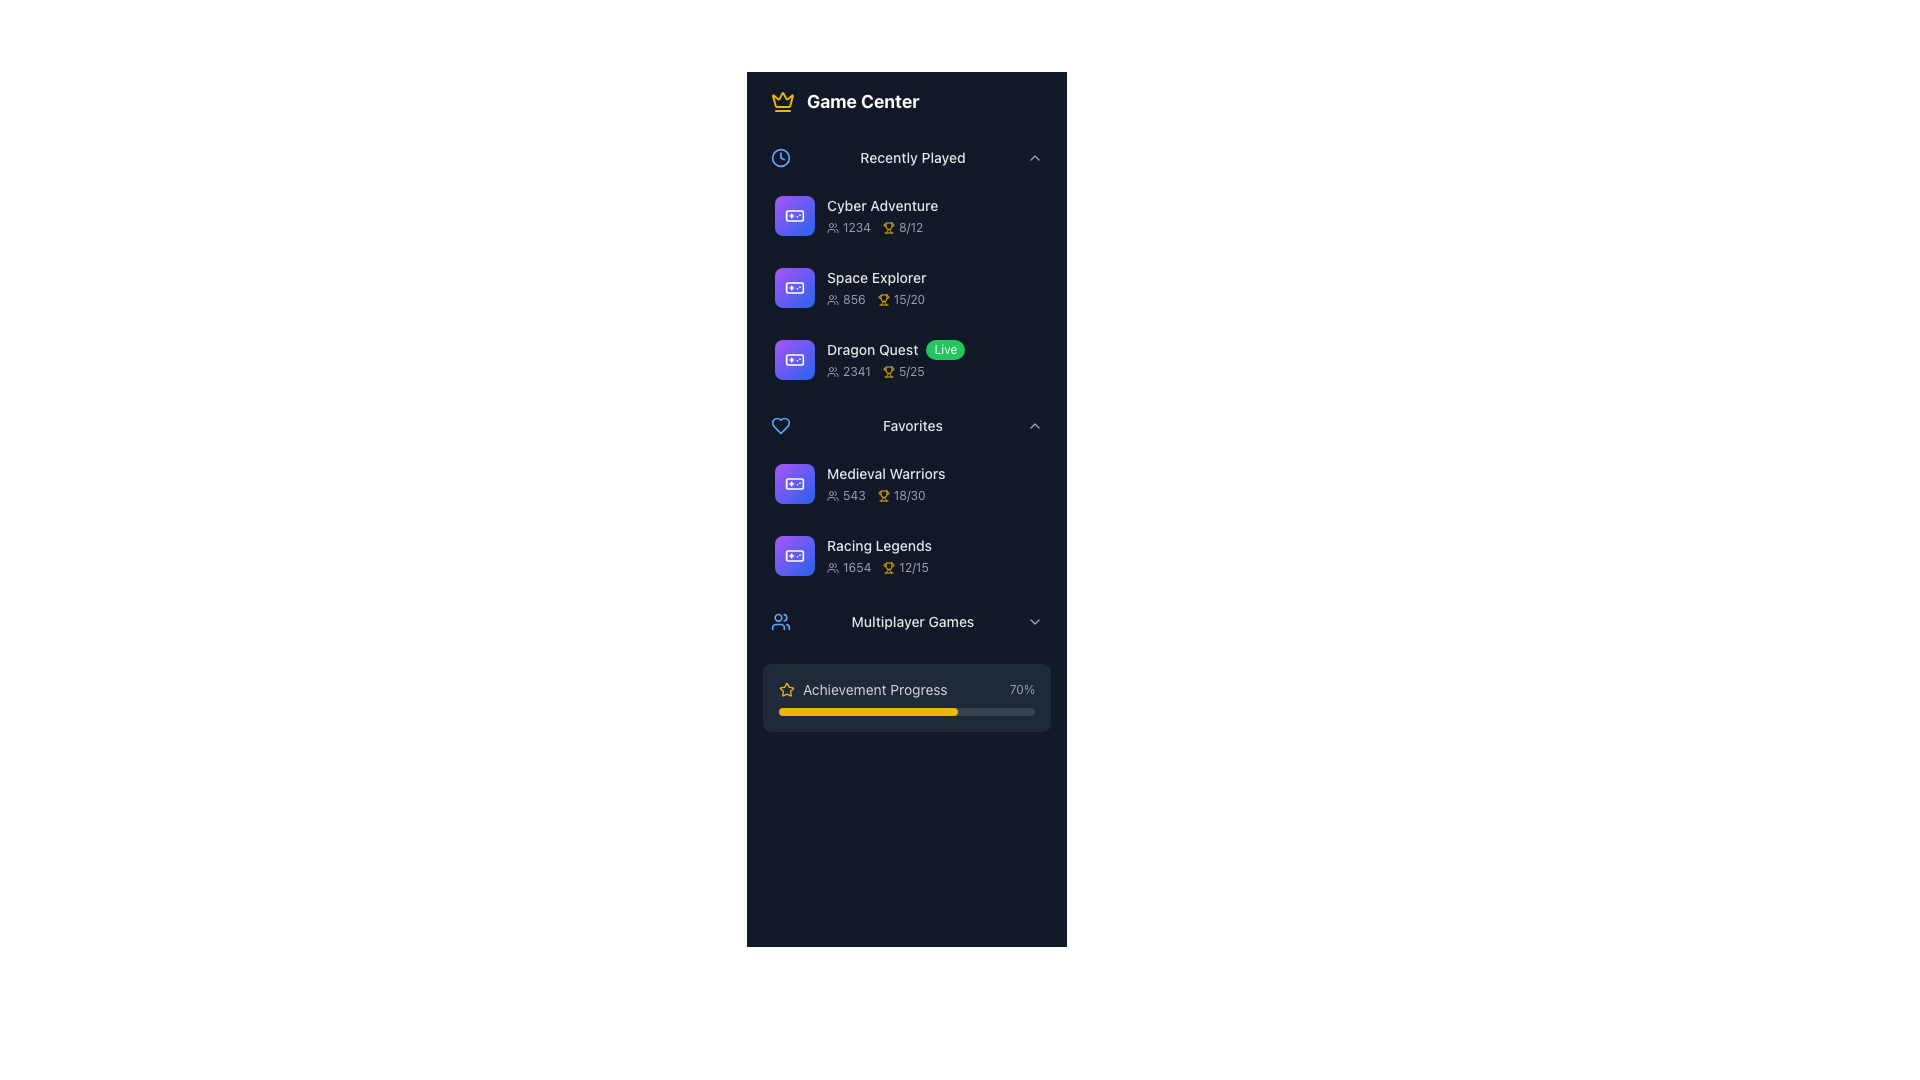 This screenshot has width=1920, height=1080. What do you see at coordinates (906, 288) in the screenshot?
I see `the 'Space Explorer' list item` at bounding box center [906, 288].